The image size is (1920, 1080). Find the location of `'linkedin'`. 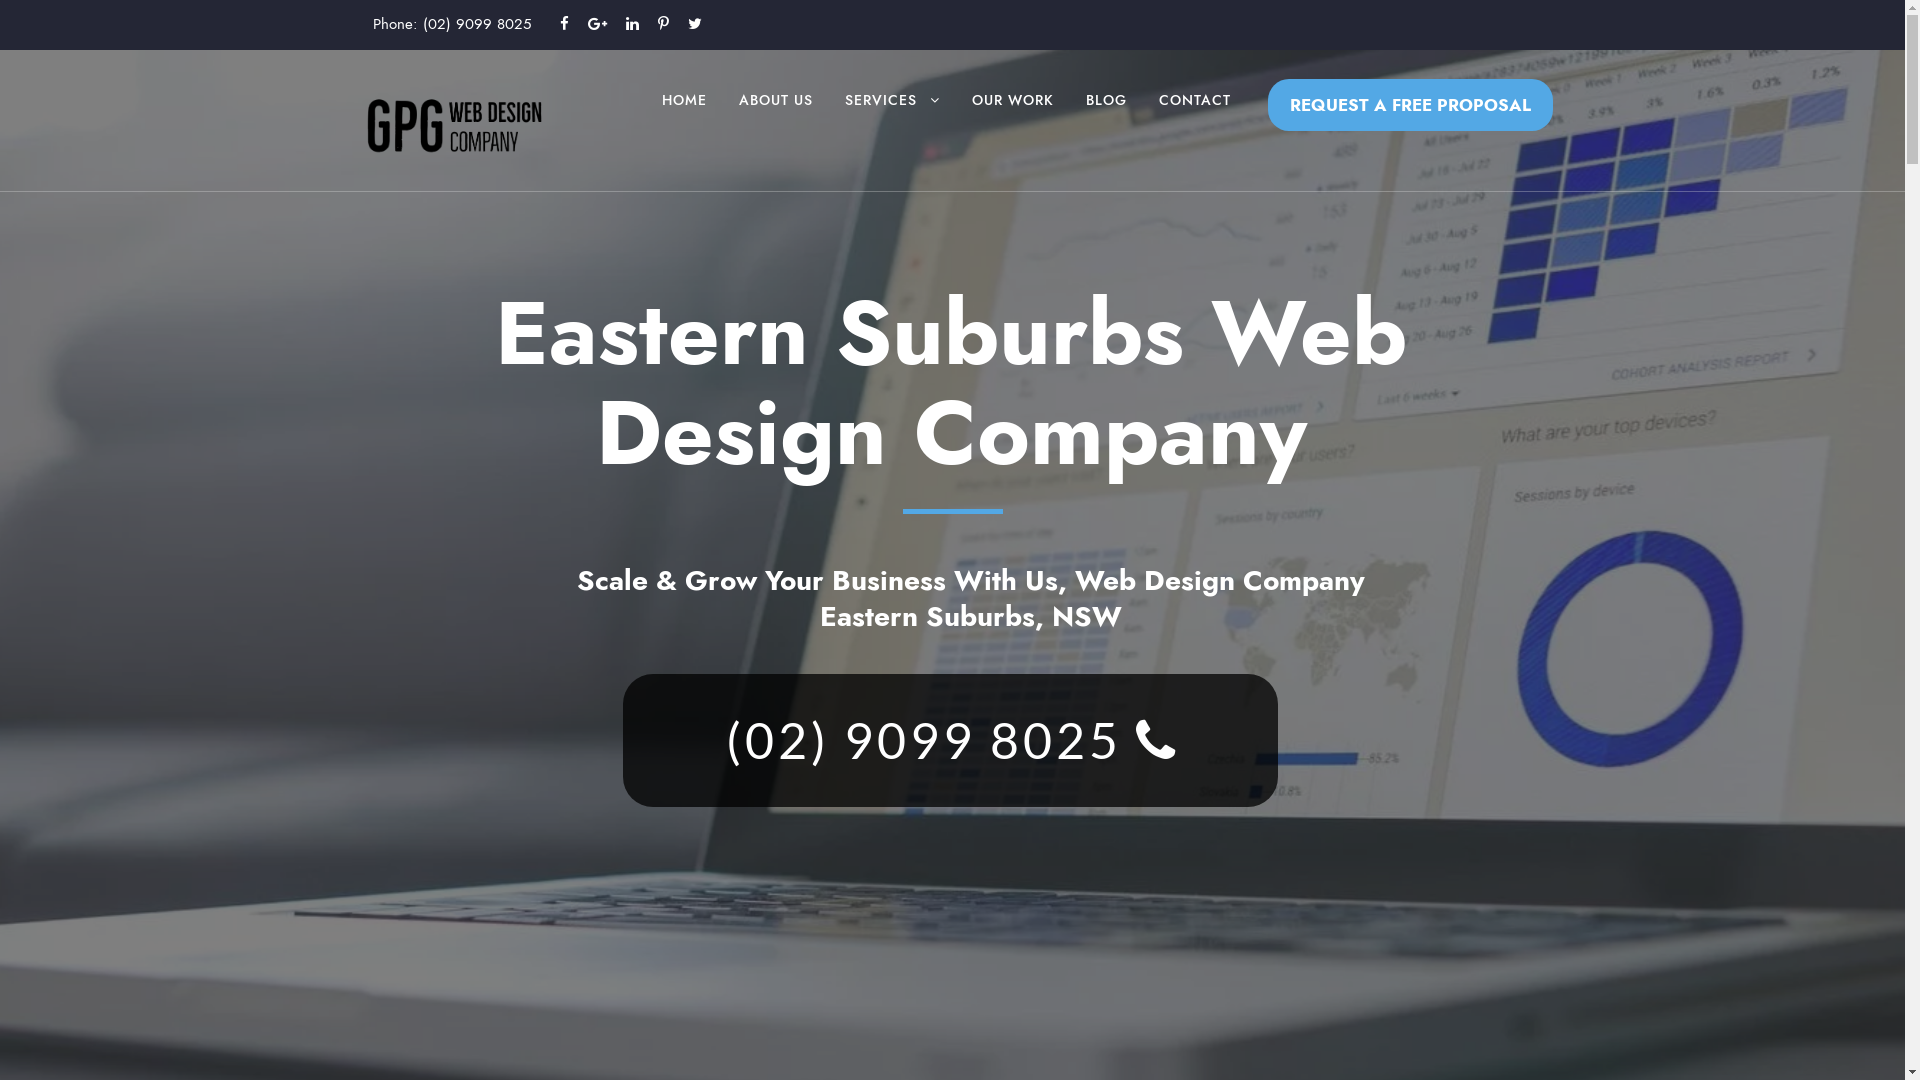

'linkedin' is located at coordinates (631, 23).